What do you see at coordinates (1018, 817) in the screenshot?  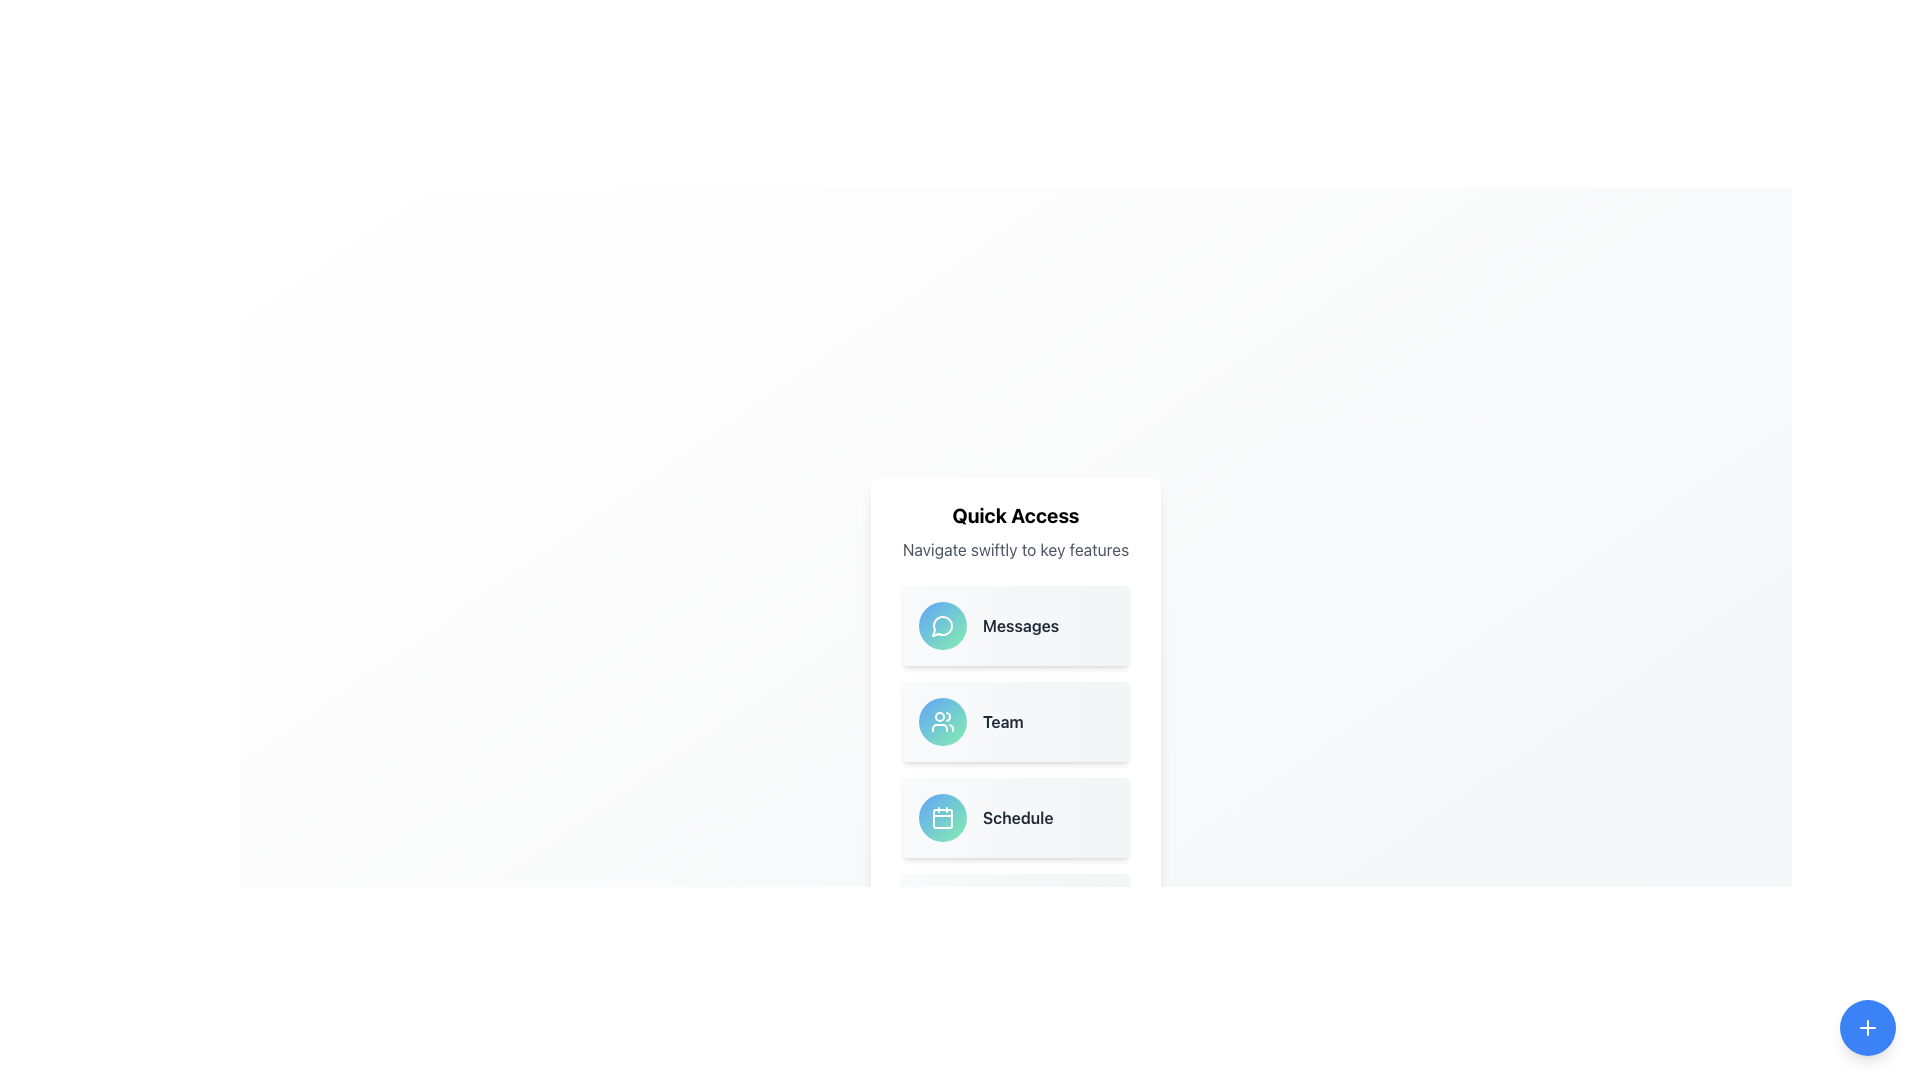 I see `the 'Schedule' text label, which is the third item in the 'Quick Access' list and is located to the right of a circular calendar icon` at bounding box center [1018, 817].